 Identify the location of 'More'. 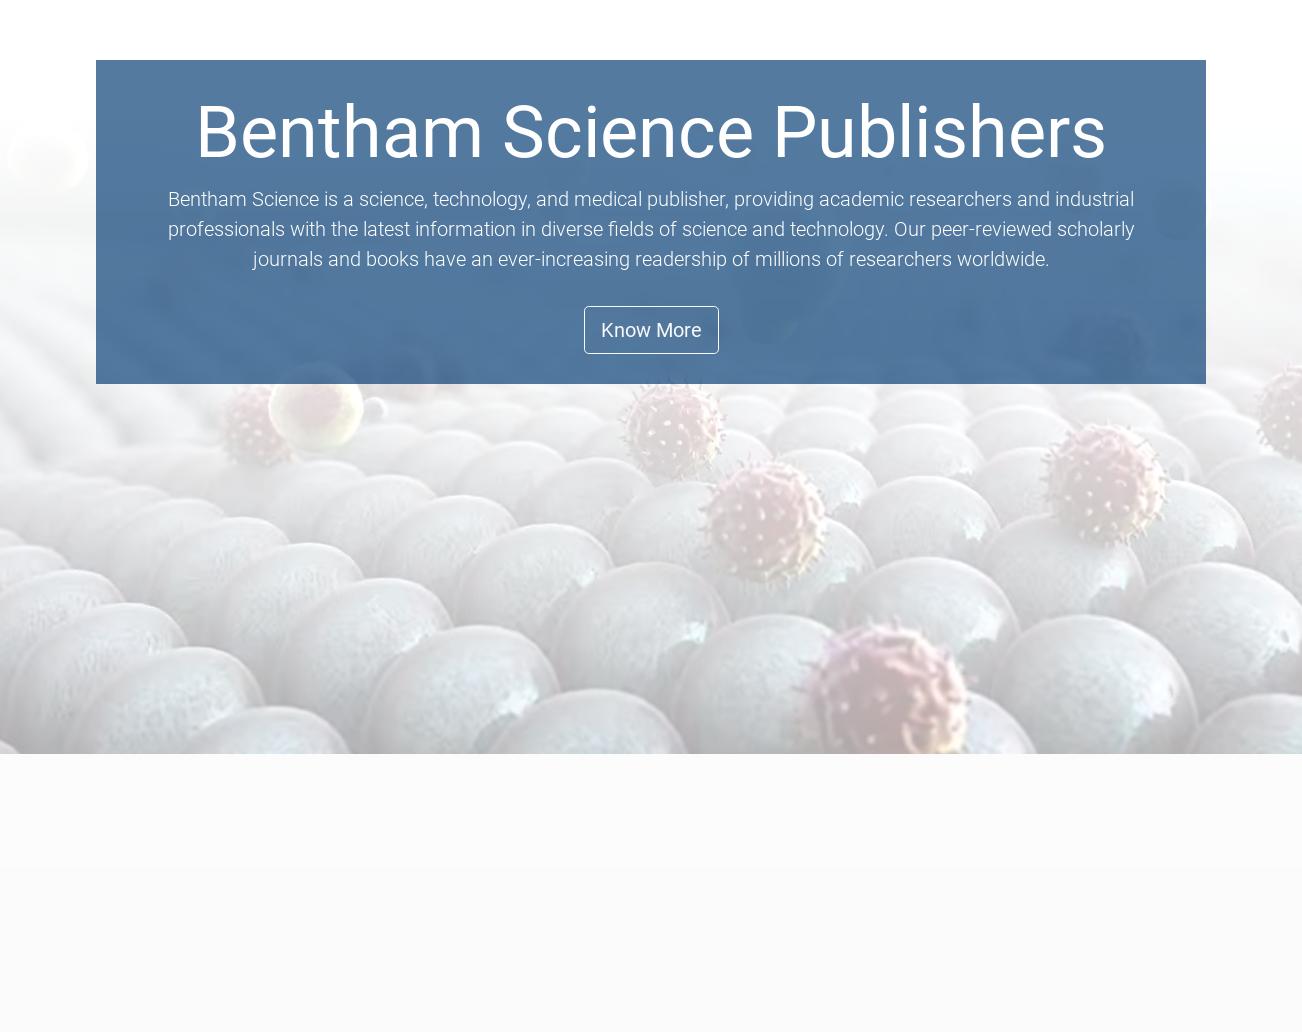
(1162, 88).